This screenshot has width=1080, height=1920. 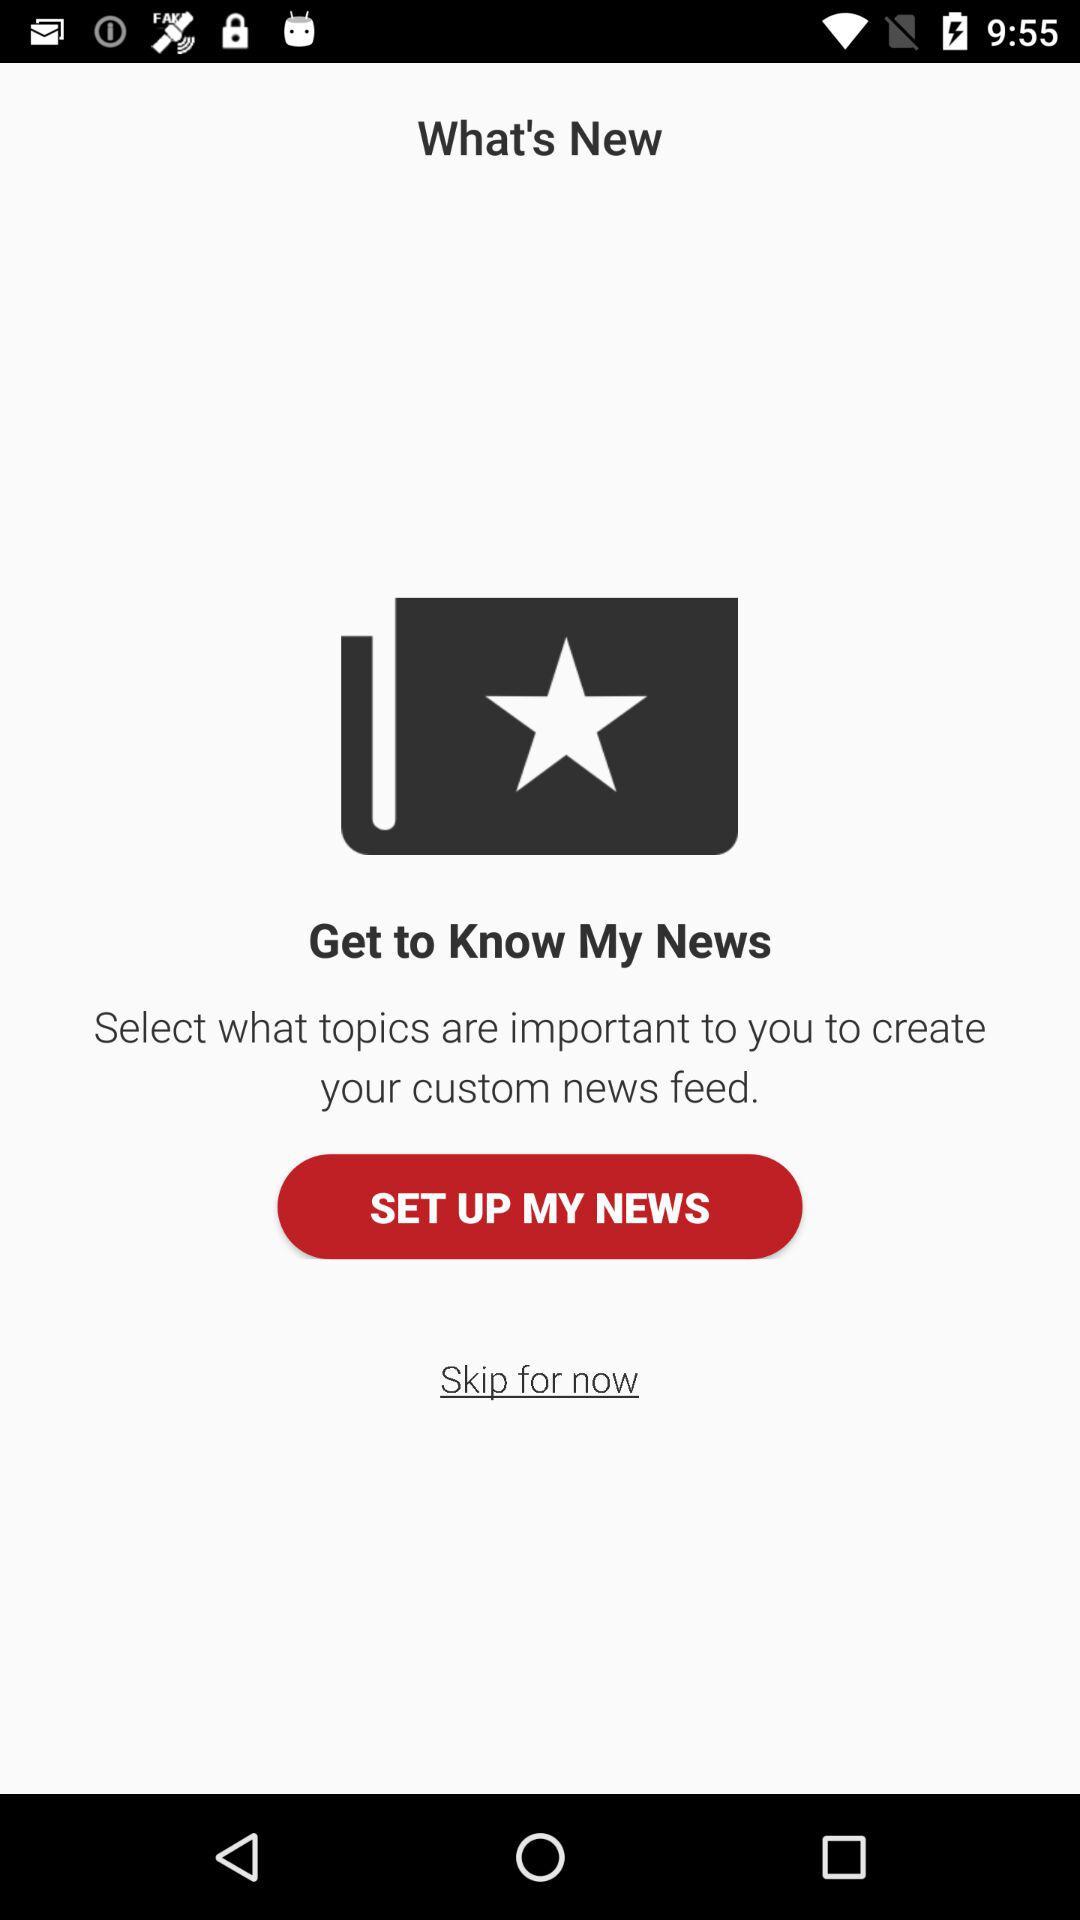 What do you see at coordinates (540, 1205) in the screenshot?
I see `app below select what topics item` at bounding box center [540, 1205].